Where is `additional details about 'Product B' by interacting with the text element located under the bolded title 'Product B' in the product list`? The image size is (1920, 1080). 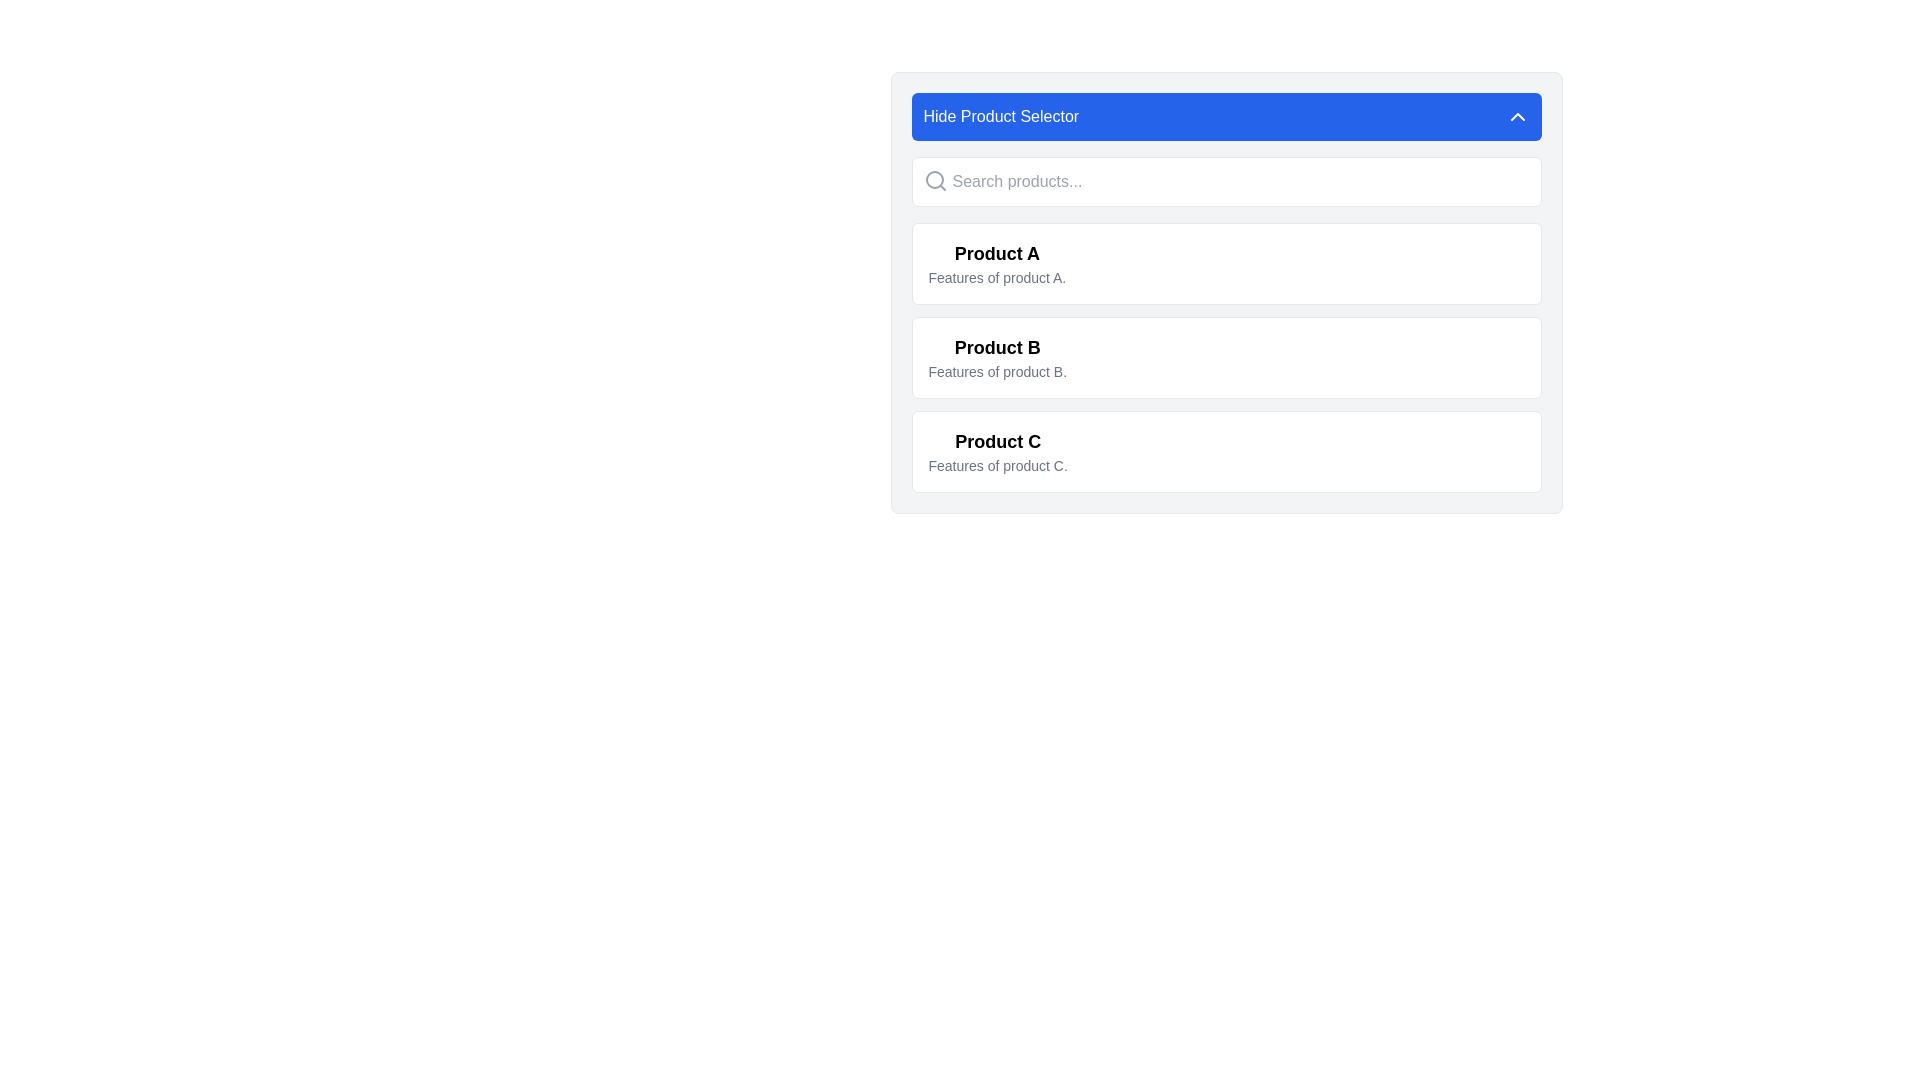 additional details about 'Product B' by interacting with the text element located under the bolded title 'Product B' in the product list is located at coordinates (997, 371).